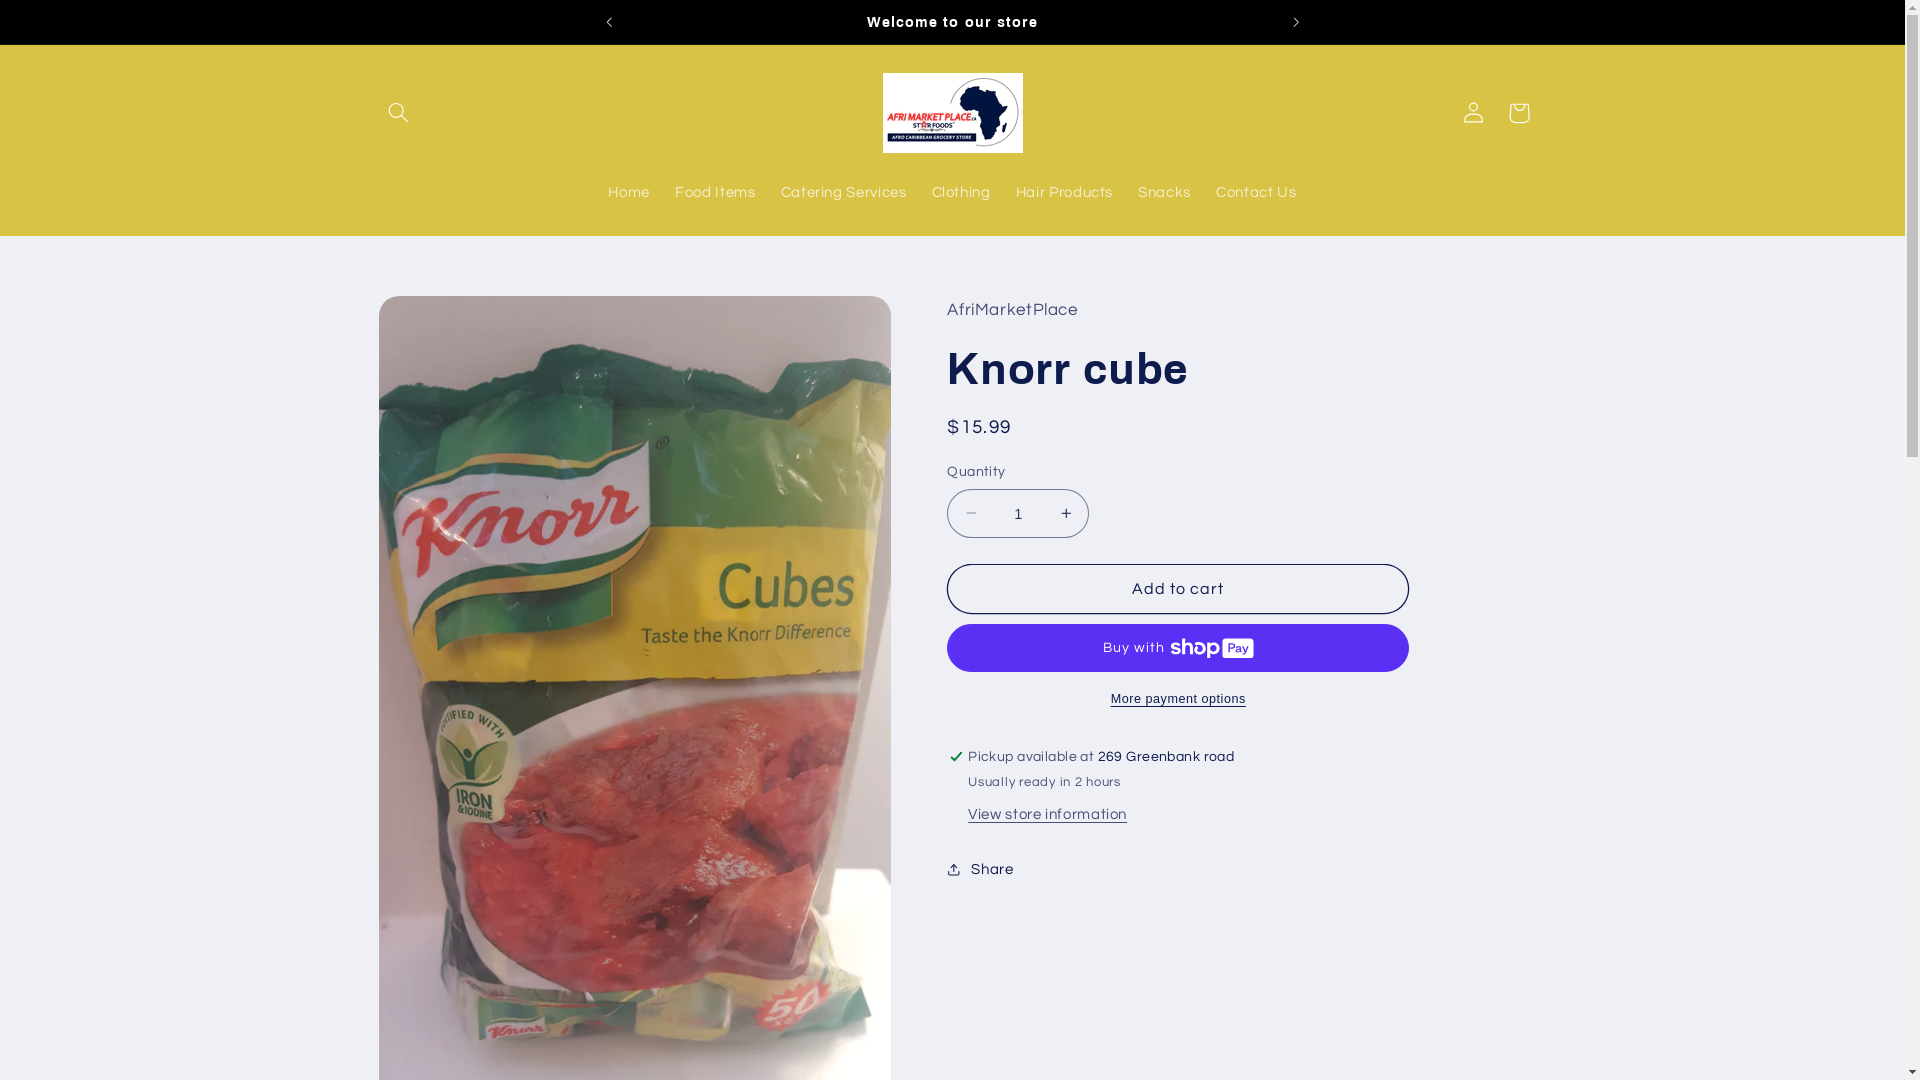 The height and width of the screenshot is (1080, 1920). What do you see at coordinates (1177, 698) in the screenshot?
I see `'More payment options'` at bounding box center [1177, 698].